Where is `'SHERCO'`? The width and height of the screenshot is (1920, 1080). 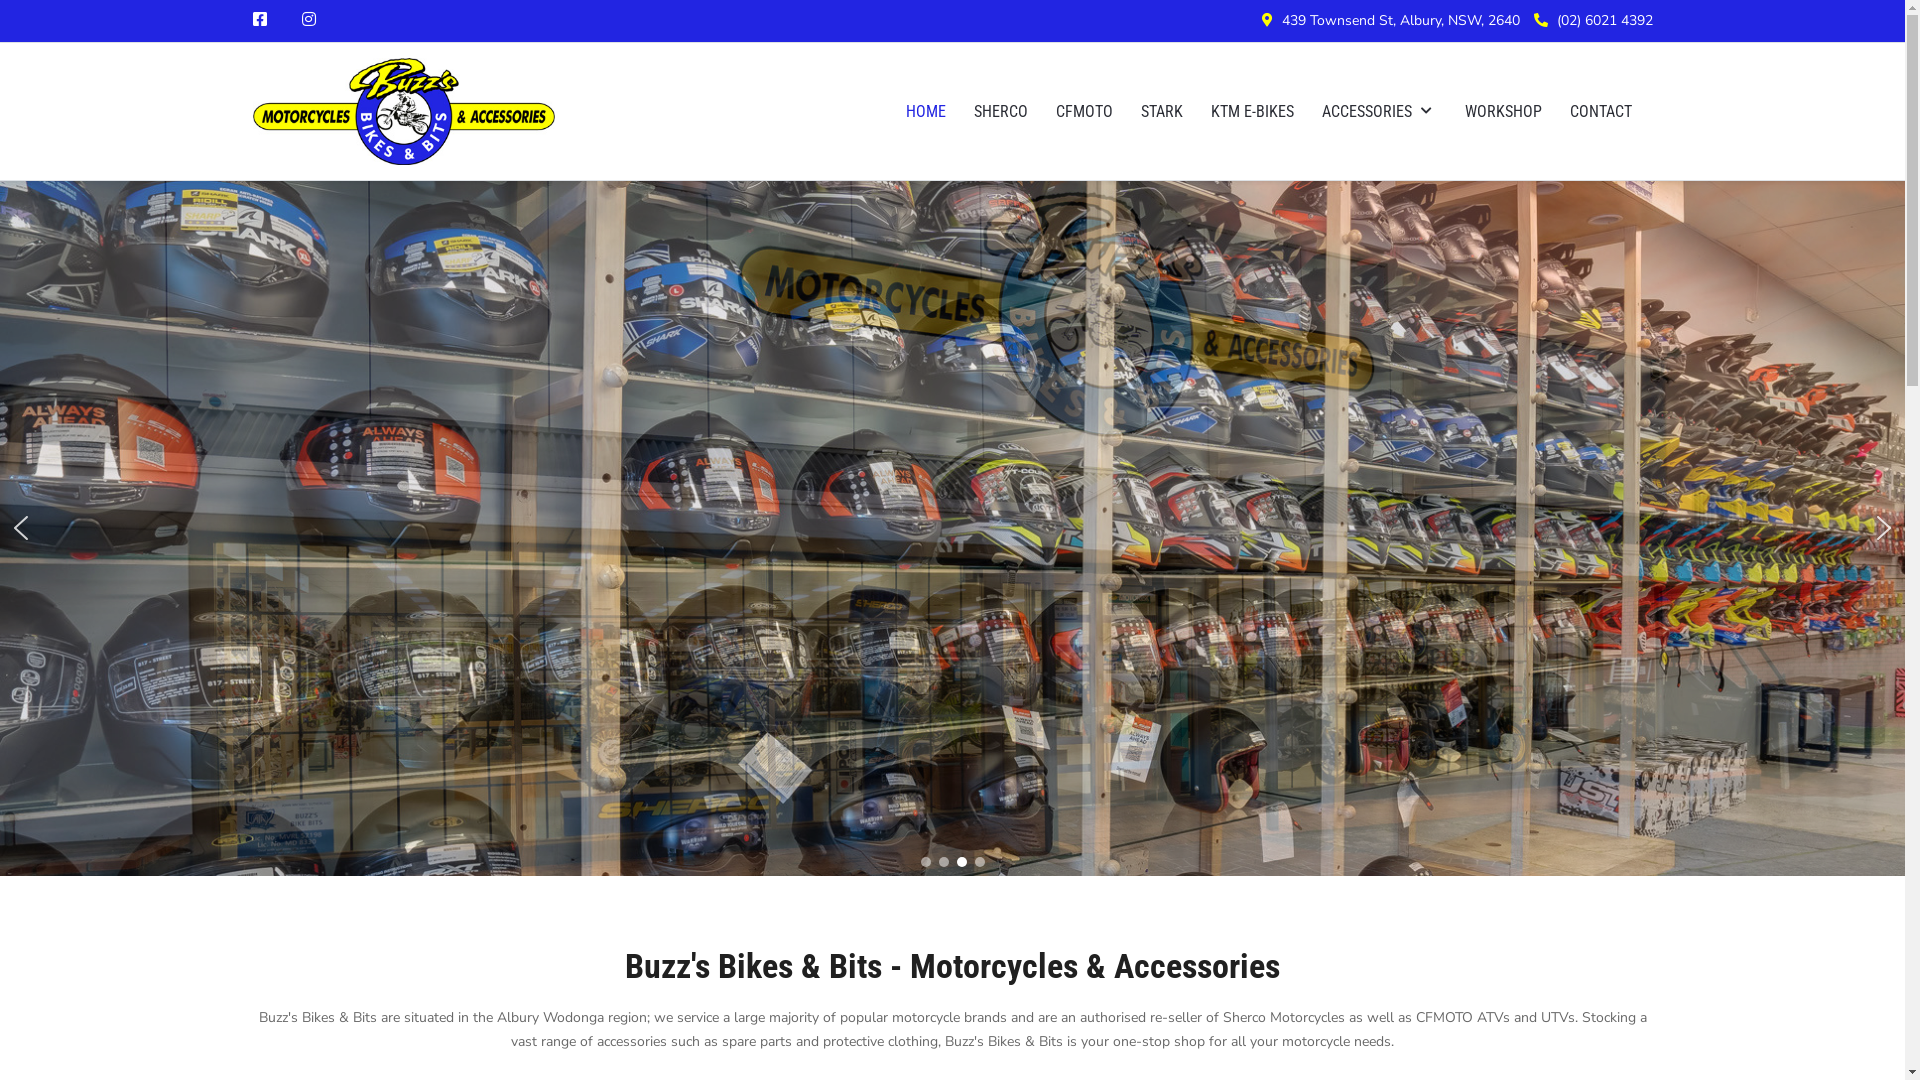 'SHERCO' is located at coordinates (1001, 111).